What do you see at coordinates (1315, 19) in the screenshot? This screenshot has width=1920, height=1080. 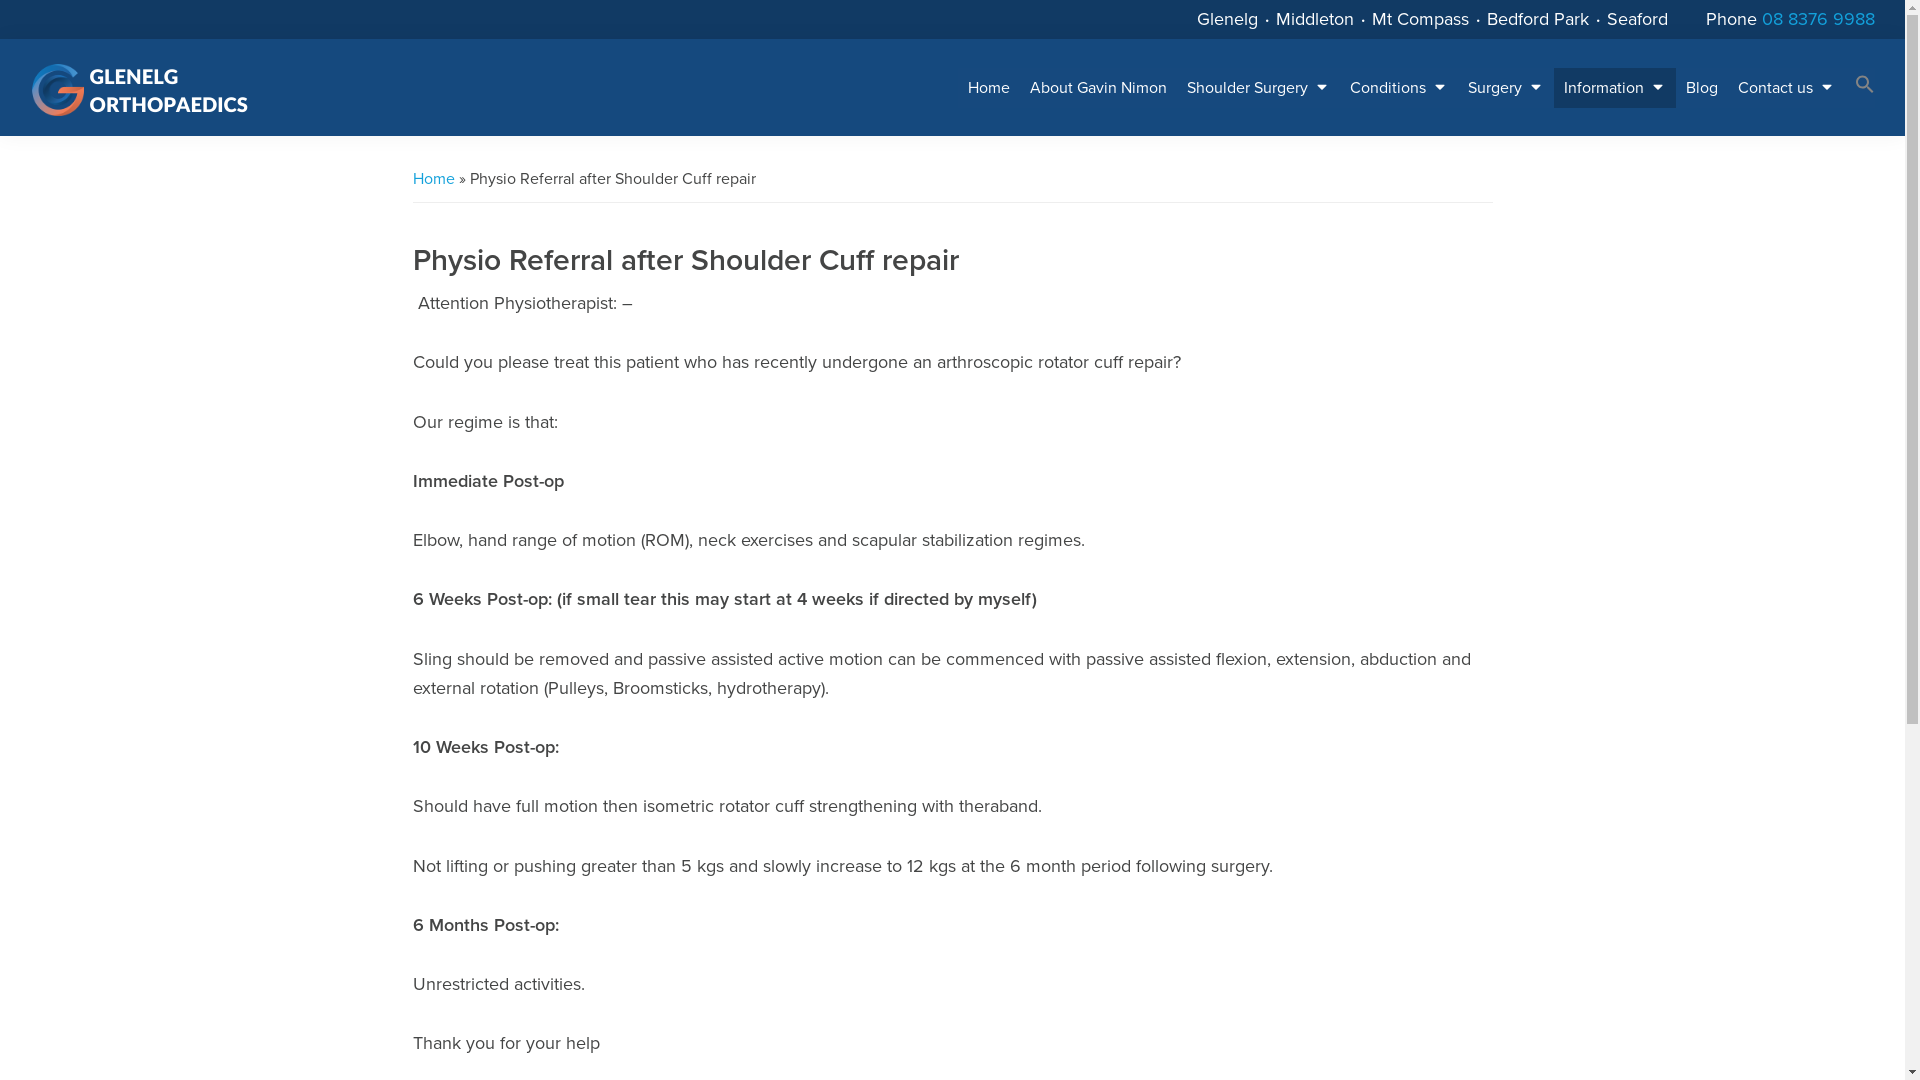 I see `'Middleton'` at bounding box center [1315, 19].